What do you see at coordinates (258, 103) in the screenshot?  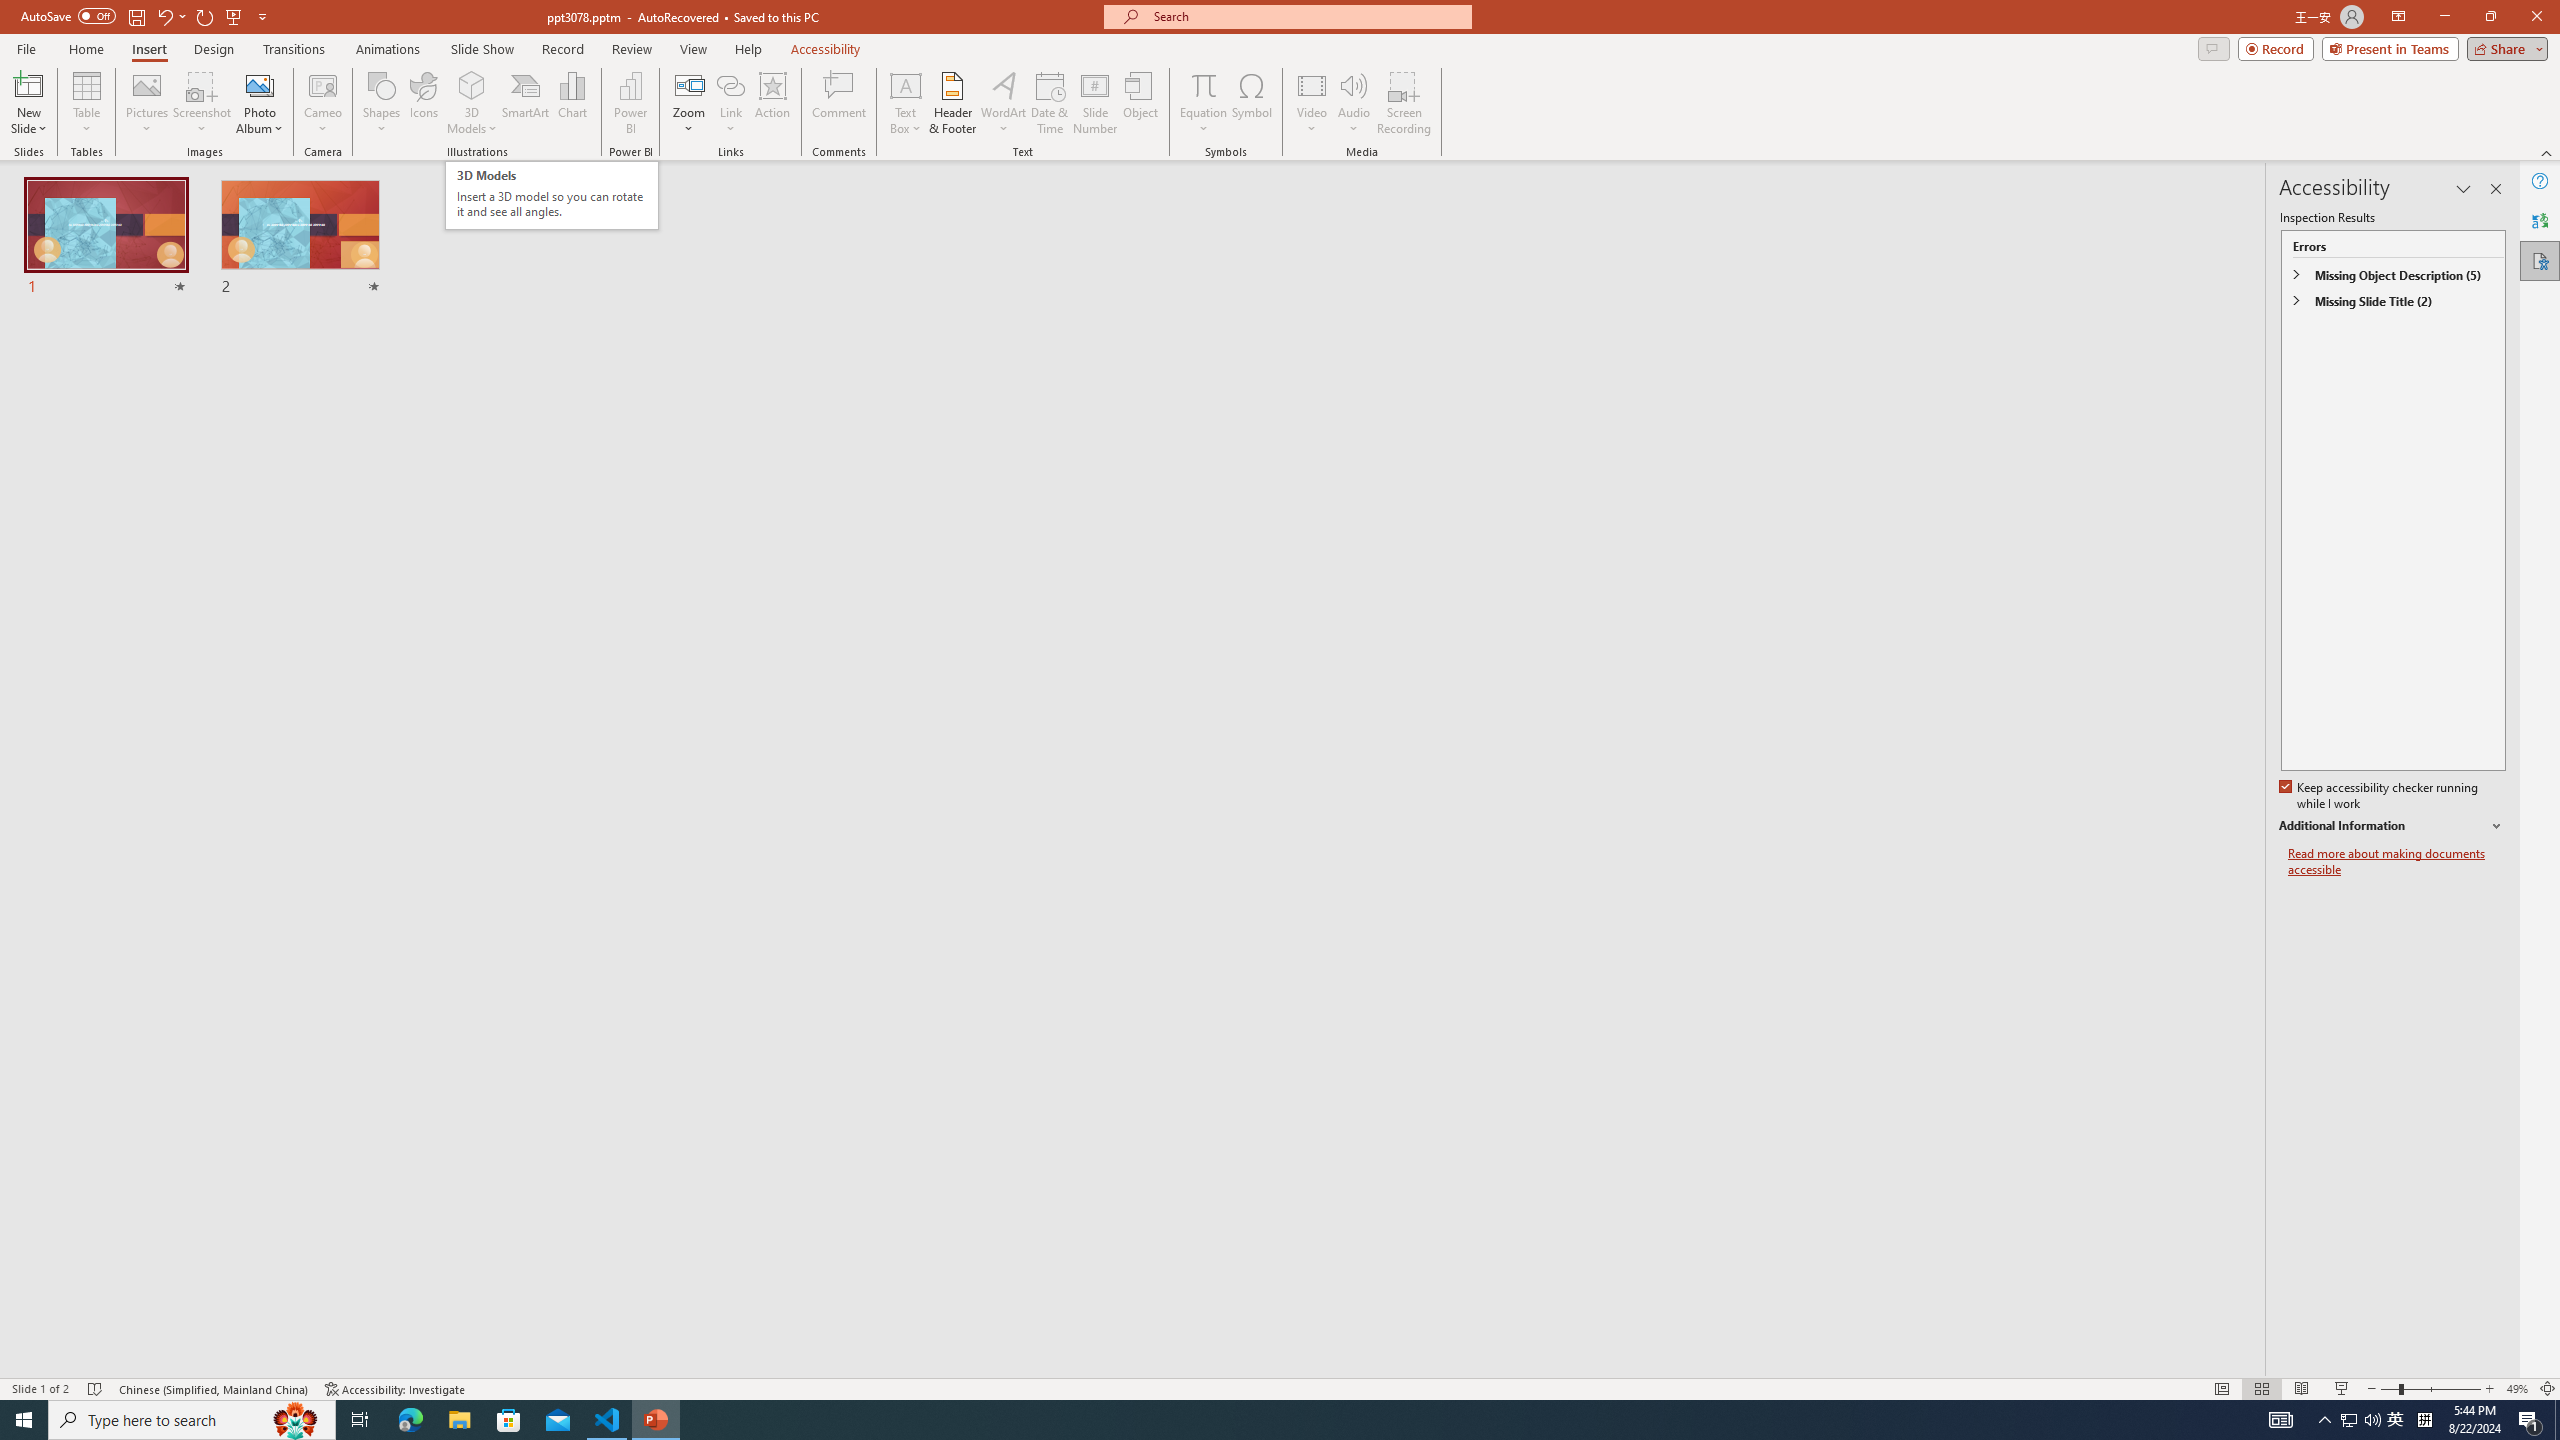 I see `'Photo Album...'` at bounding box center [258, 103].